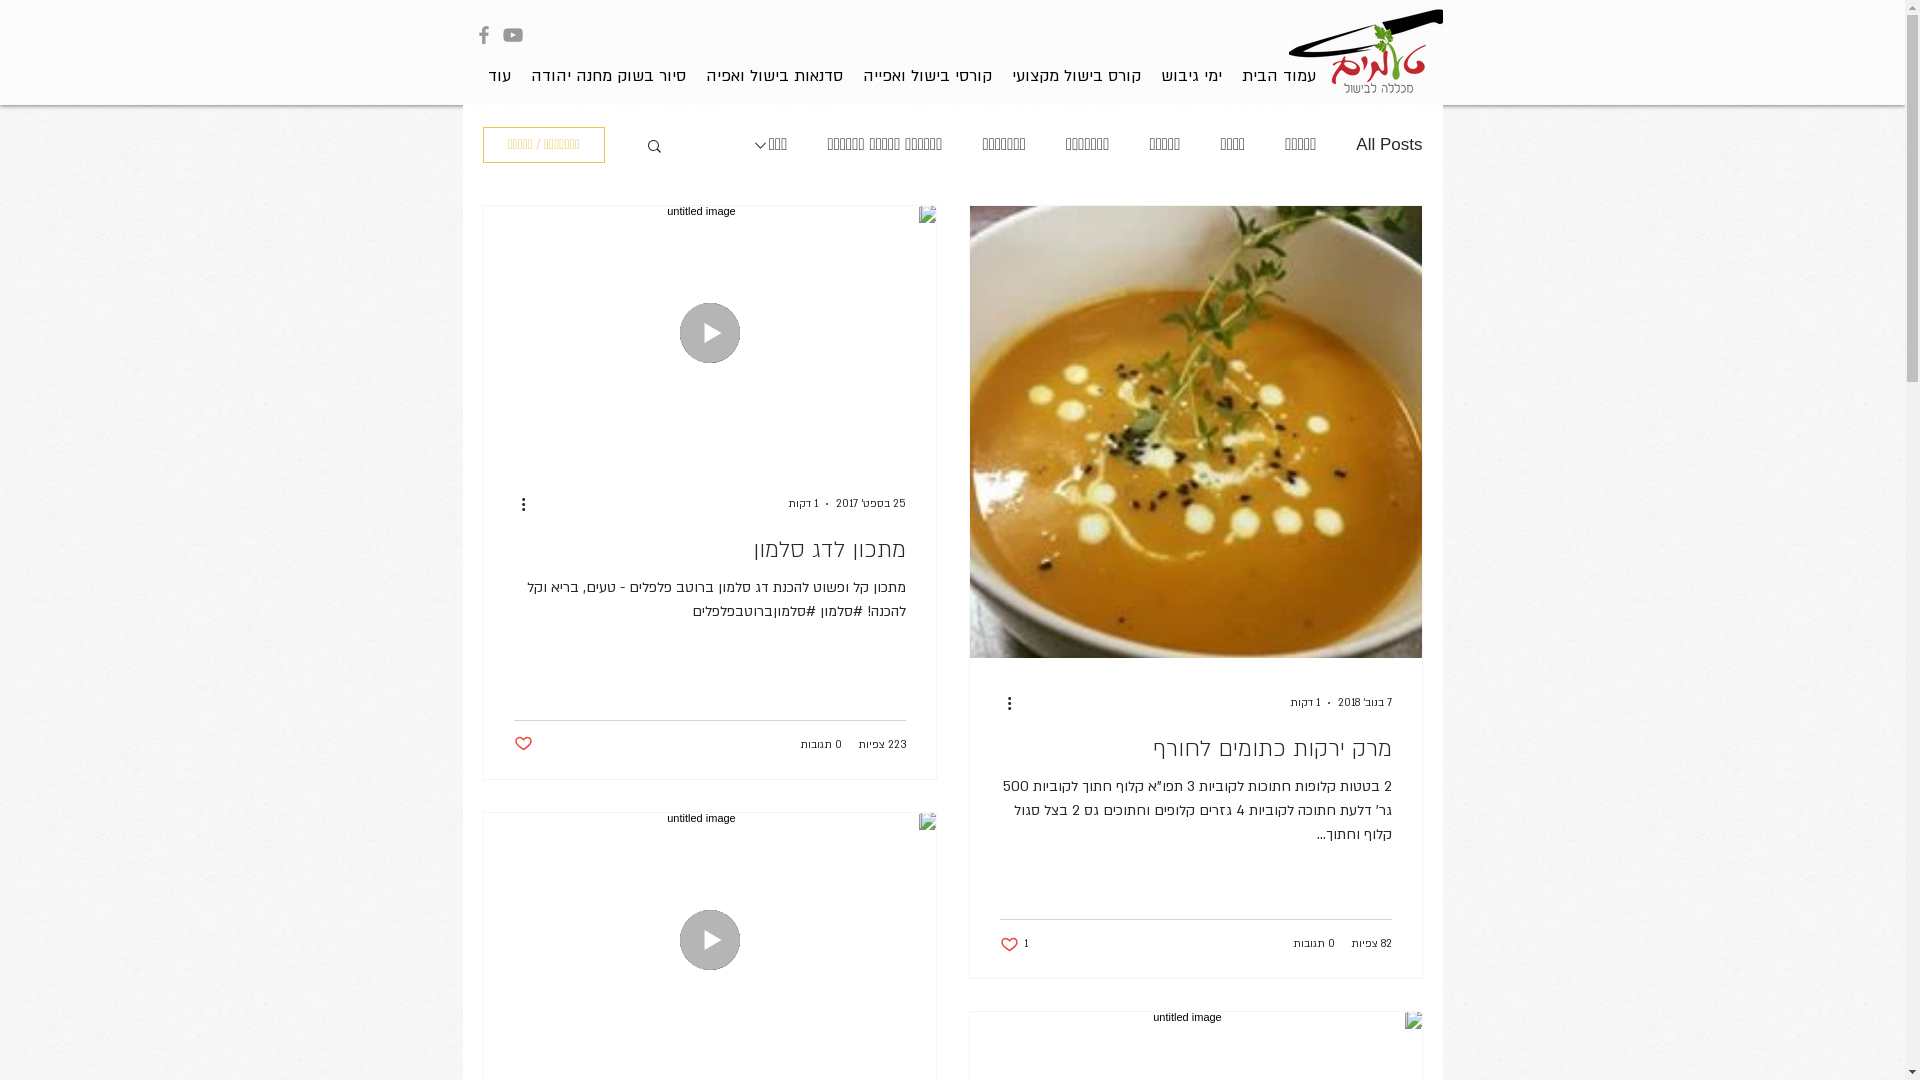  Describe the element at coordinates (1356, 144) in the screenshot. I see `'All Posts'` at that location.